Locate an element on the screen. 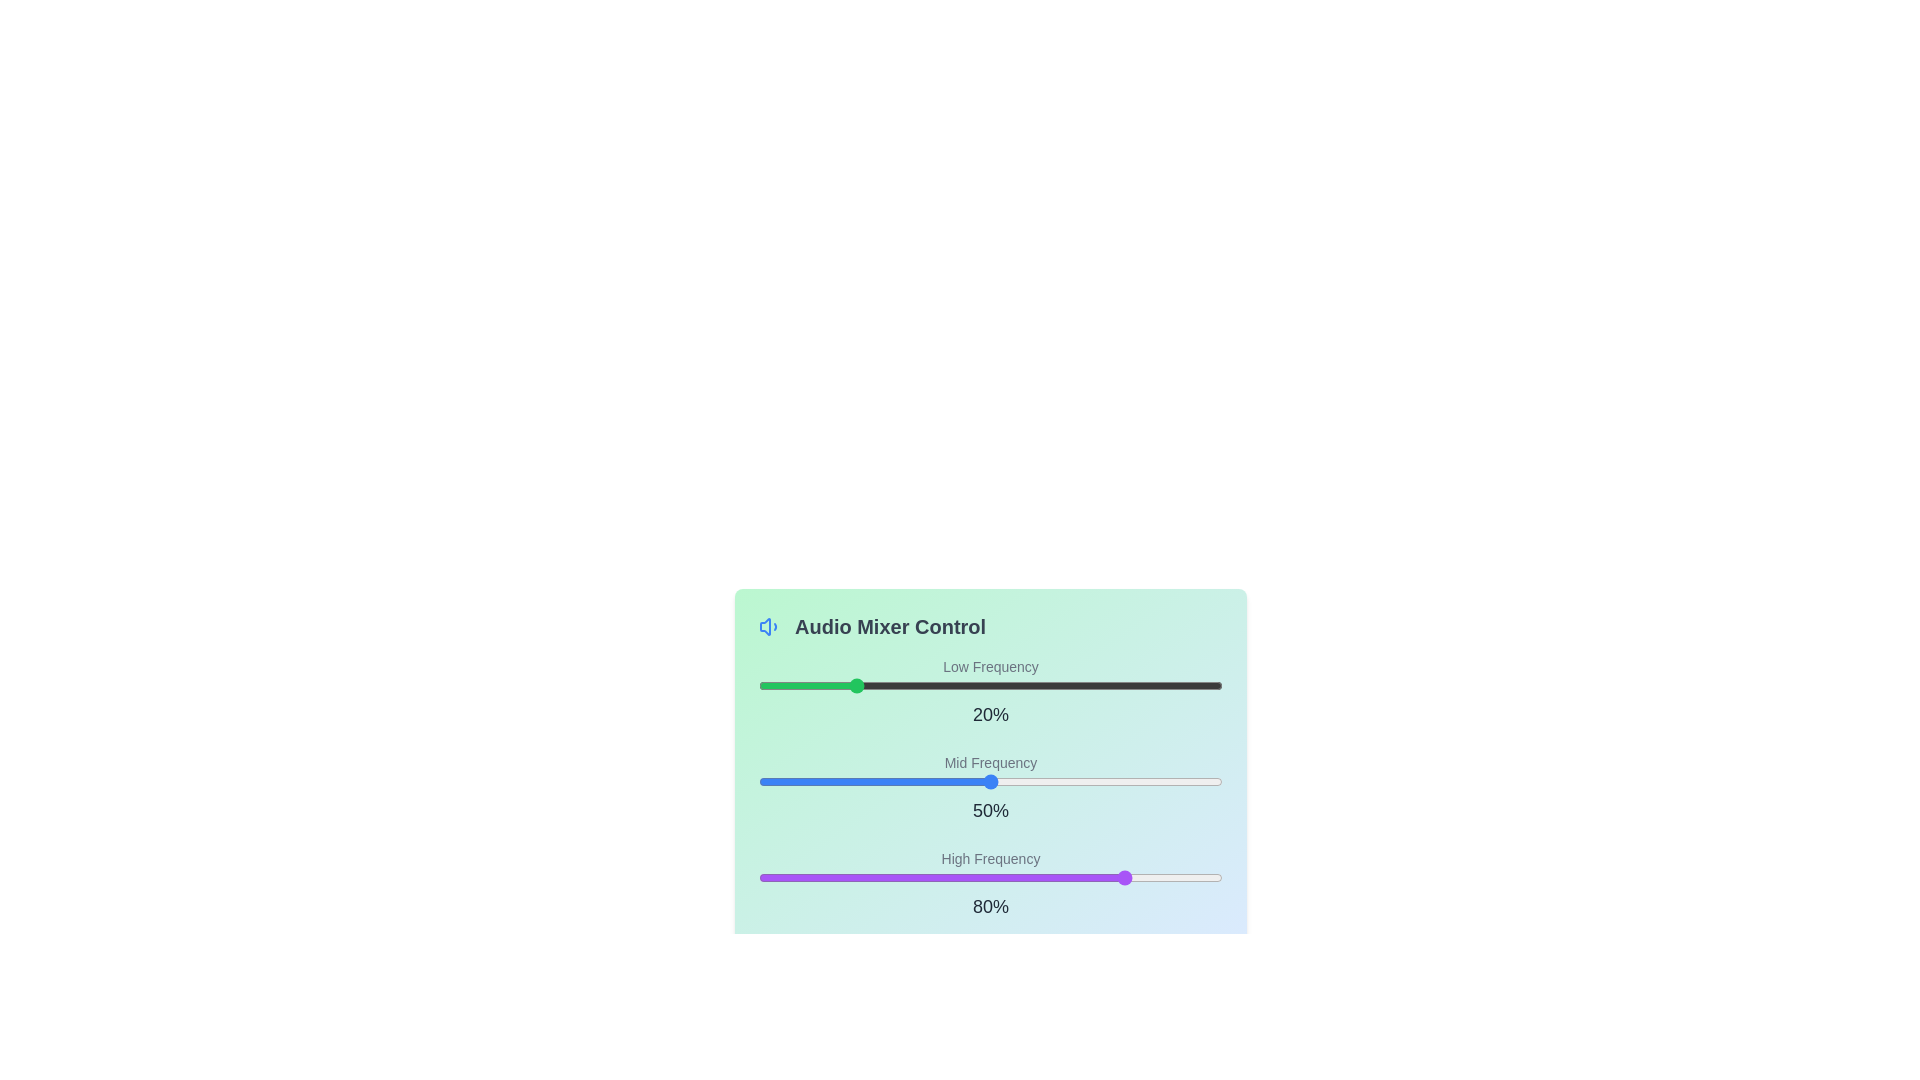  the text label 'Audio Mixer Control', which is styled in bold grayish font and located near the top of a light cyan box is located at coordinates (889, 626).